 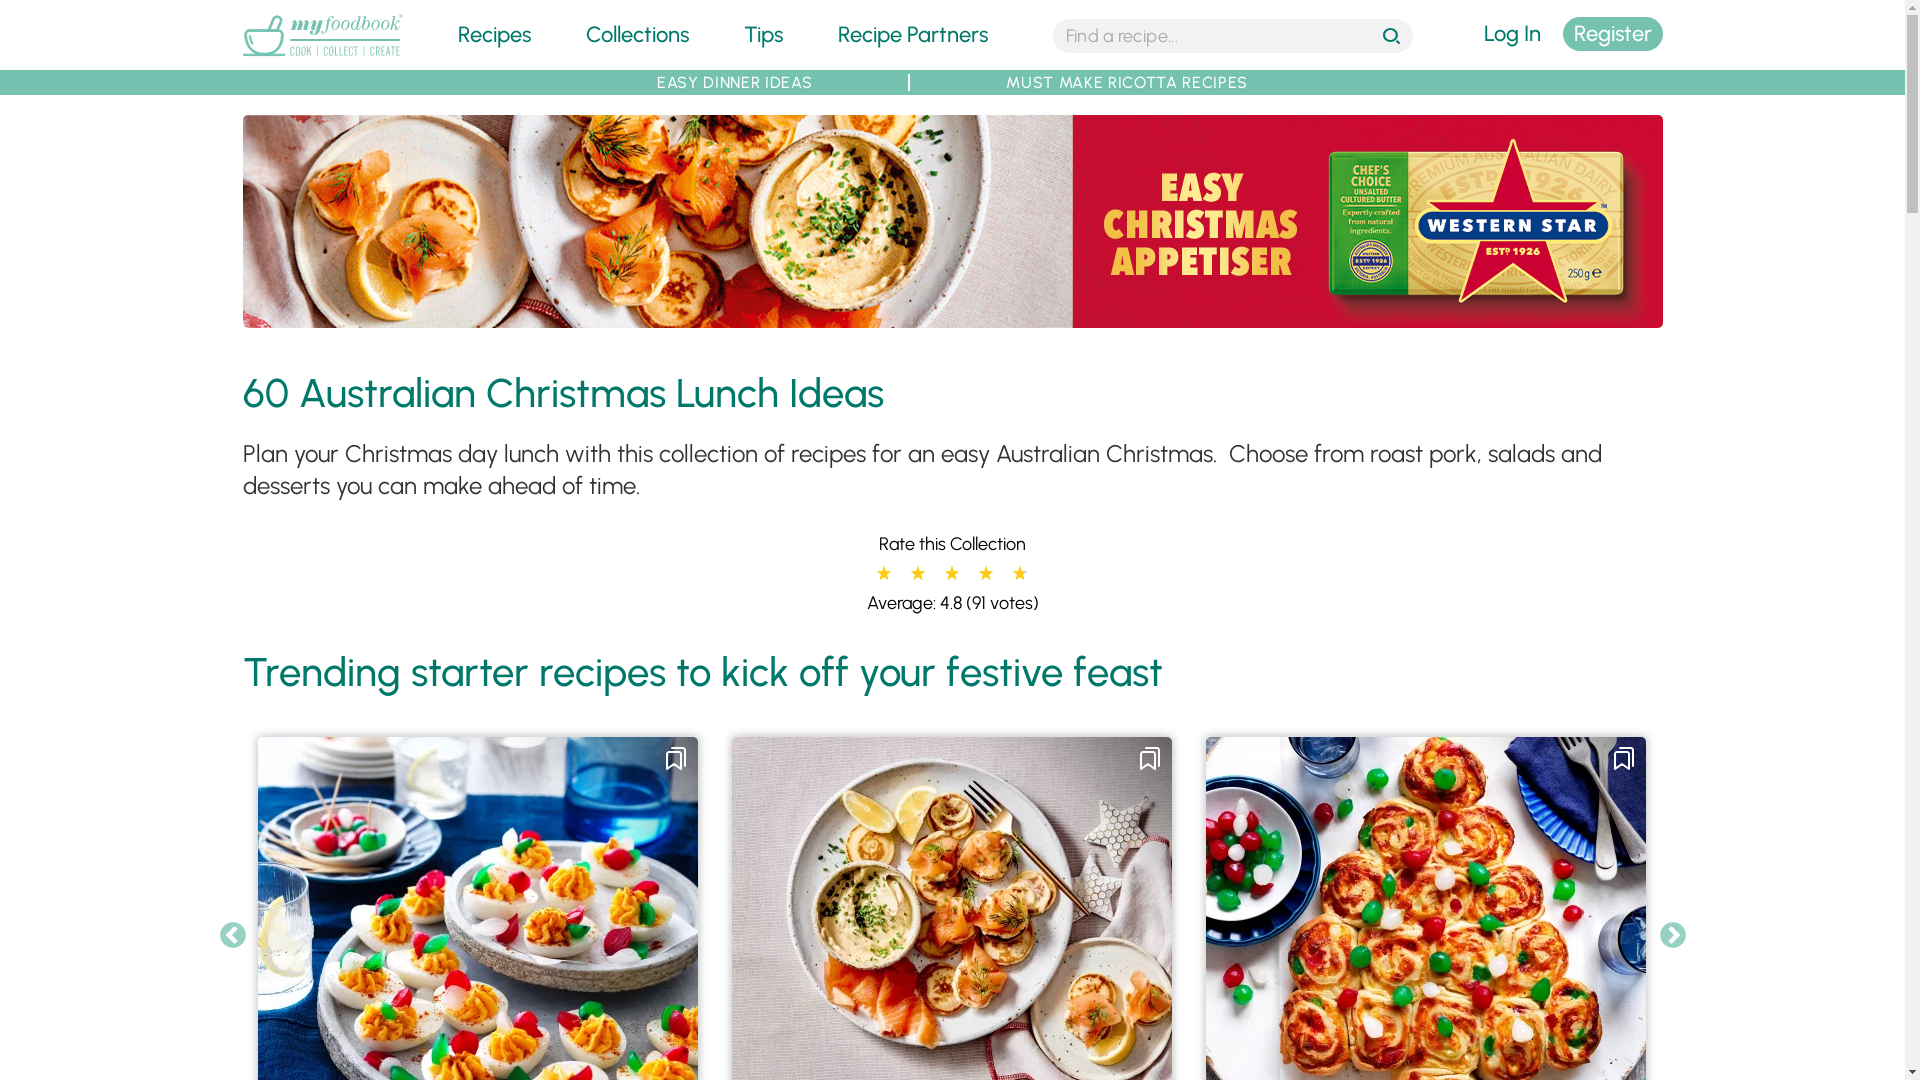 I want to click on 'How to make Blini and whipped butter', so click(x=950, y=221).